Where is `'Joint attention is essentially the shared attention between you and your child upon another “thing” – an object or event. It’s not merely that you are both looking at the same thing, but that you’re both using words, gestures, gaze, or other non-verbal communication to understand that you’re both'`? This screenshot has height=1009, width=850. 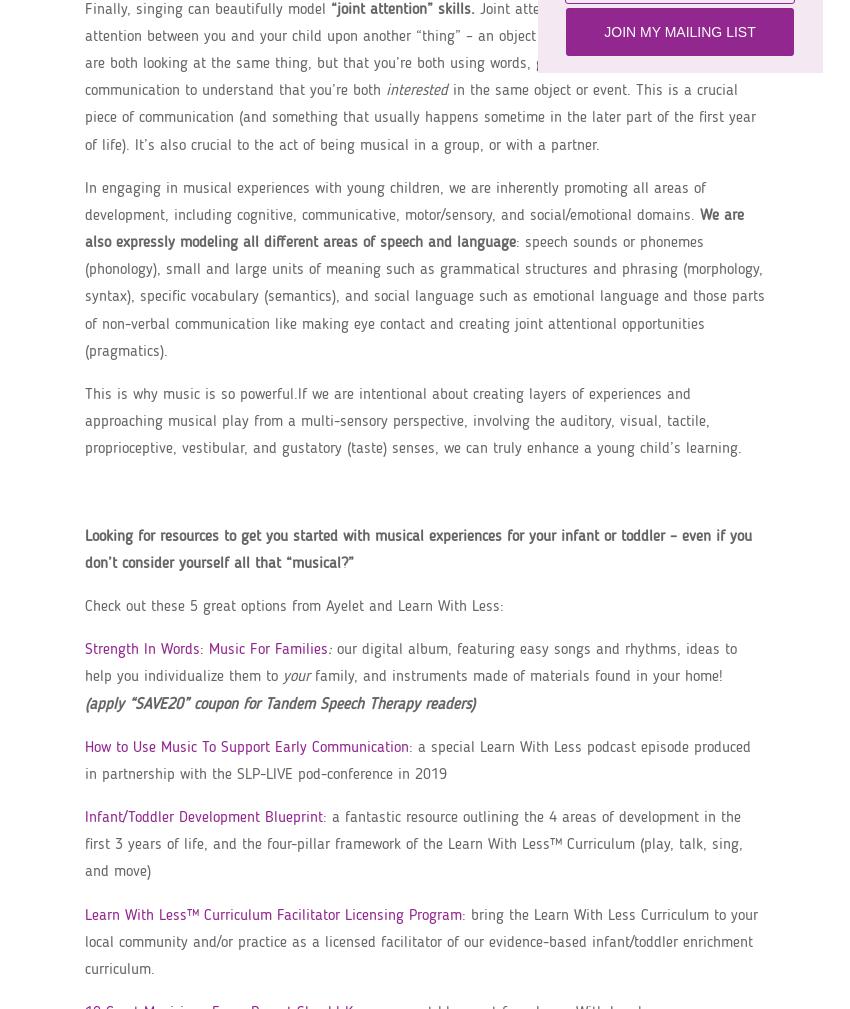 'Joint attention is essentially the shared attention between you and your child upon another “thing” – an object or event. It’s not merely that you are both looking at the same thing, but that you’re both using words, gestures, gaze, or other non-verbal communication to understand that you’re both' is located at coordinates (422, 49).